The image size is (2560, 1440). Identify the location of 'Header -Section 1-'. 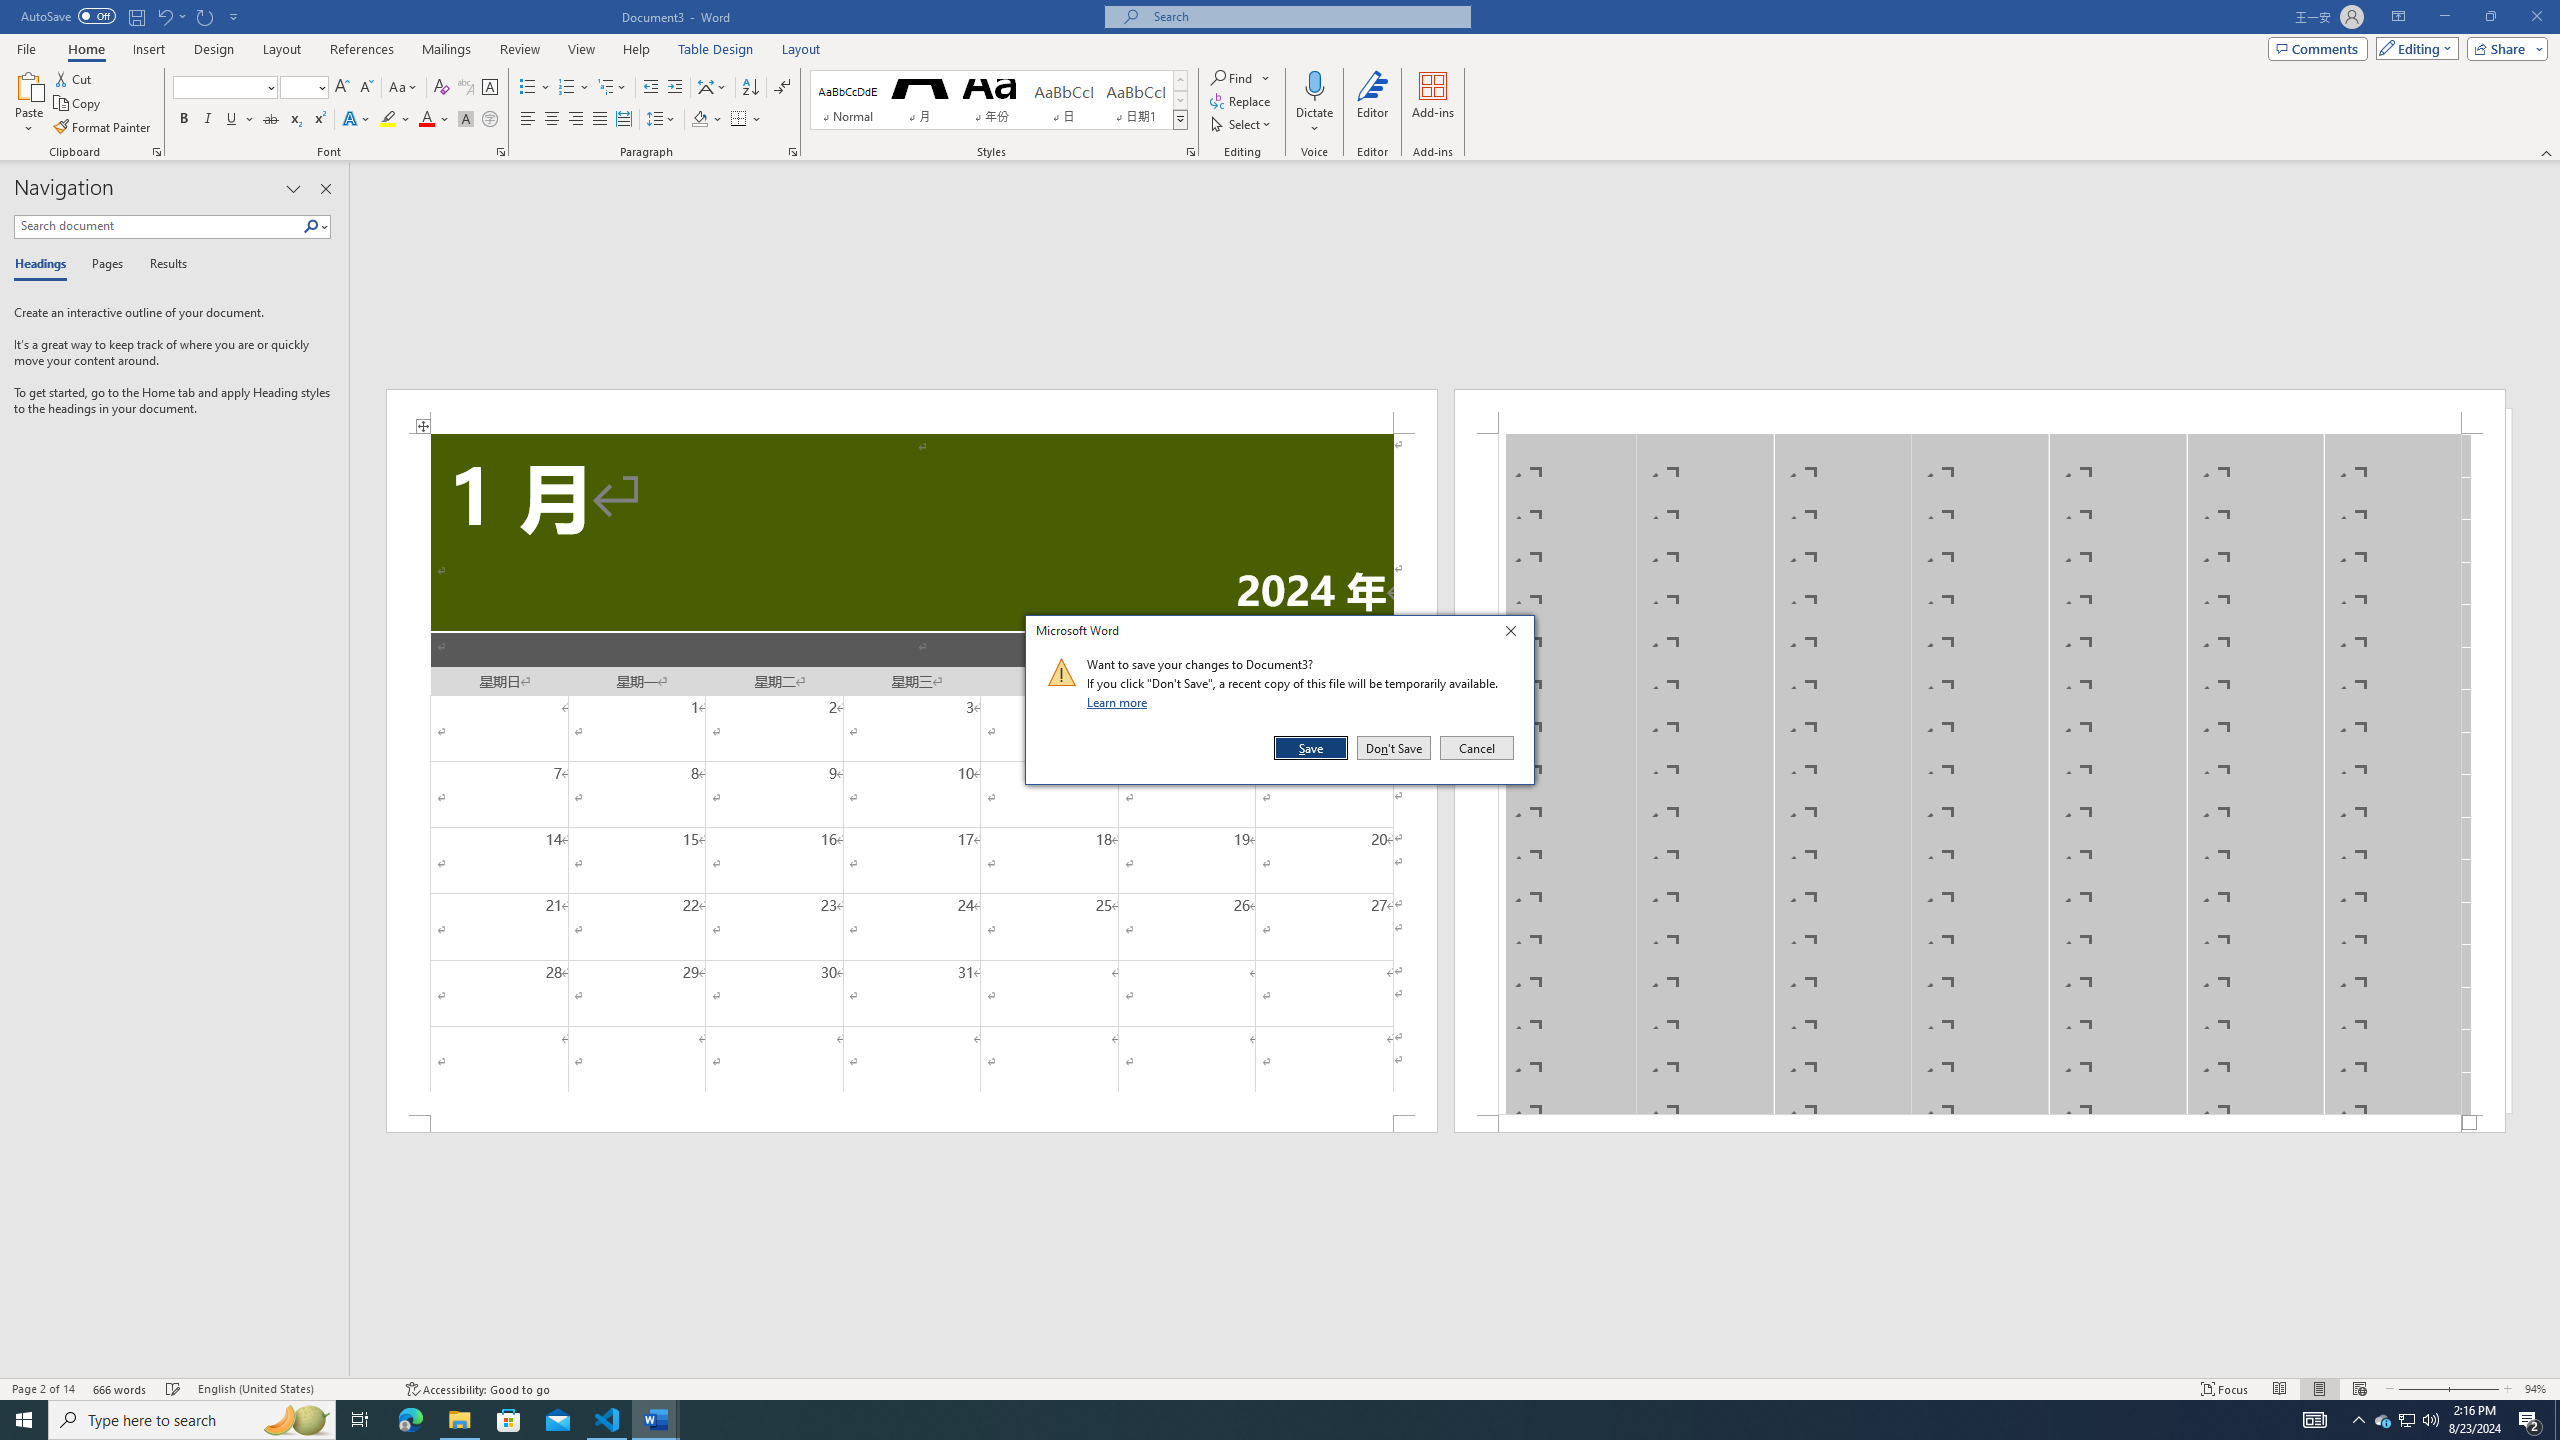
(1980, 410).